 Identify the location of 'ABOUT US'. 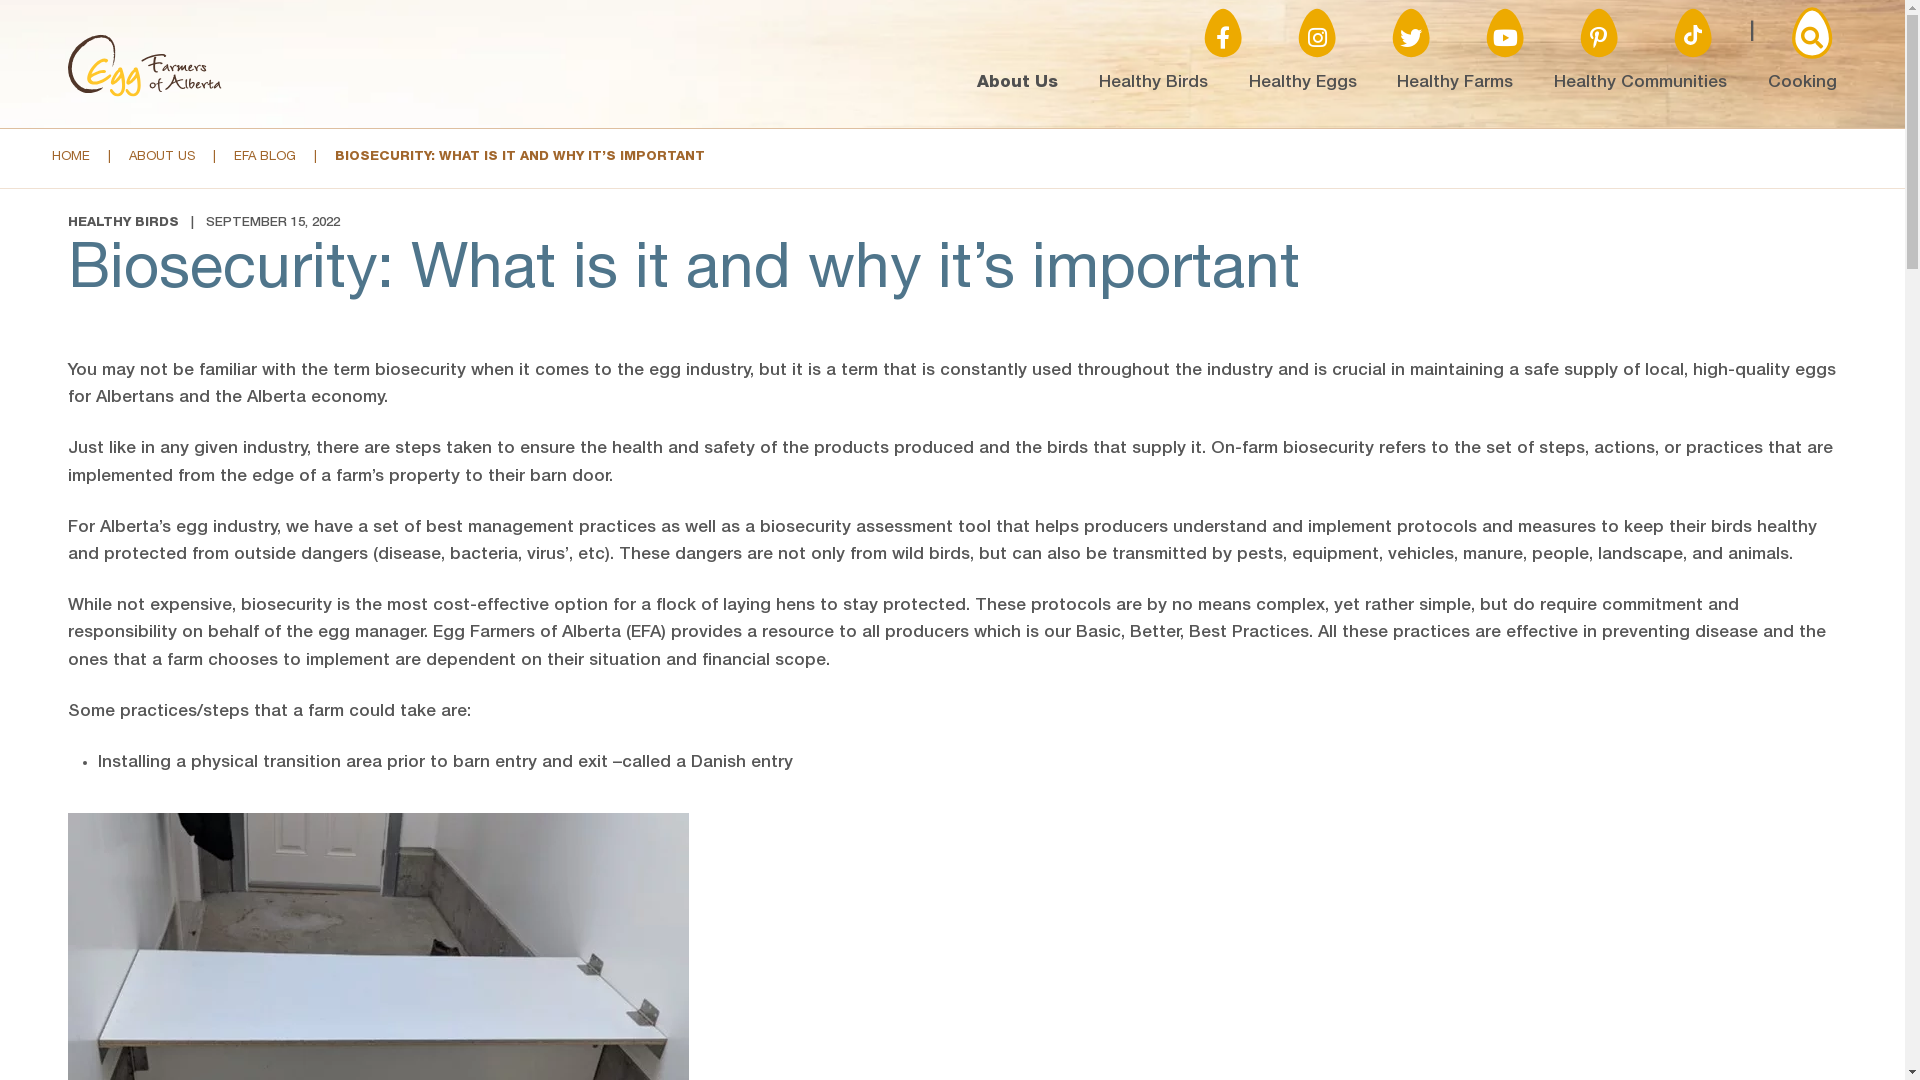
(128, 156).